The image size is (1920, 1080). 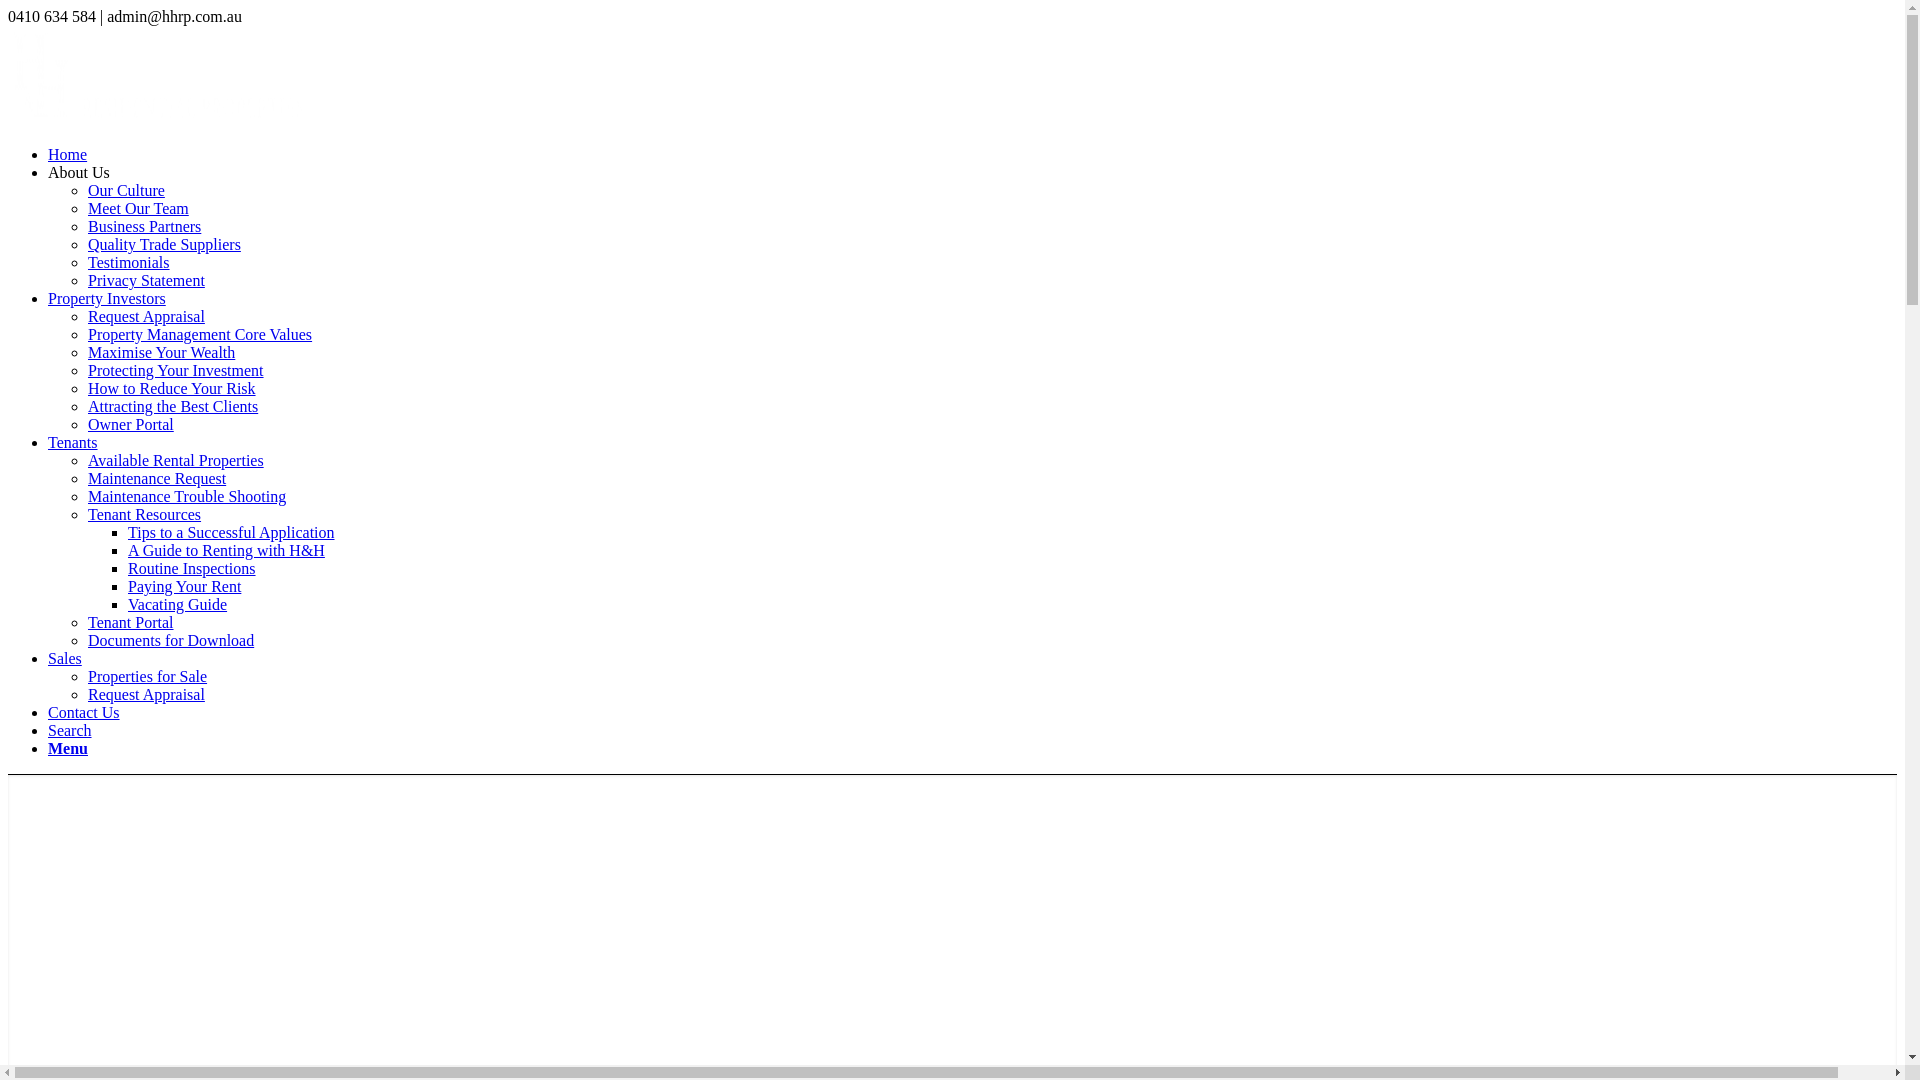 I want to click on 'Contact Us', so click(x=82, y=711).